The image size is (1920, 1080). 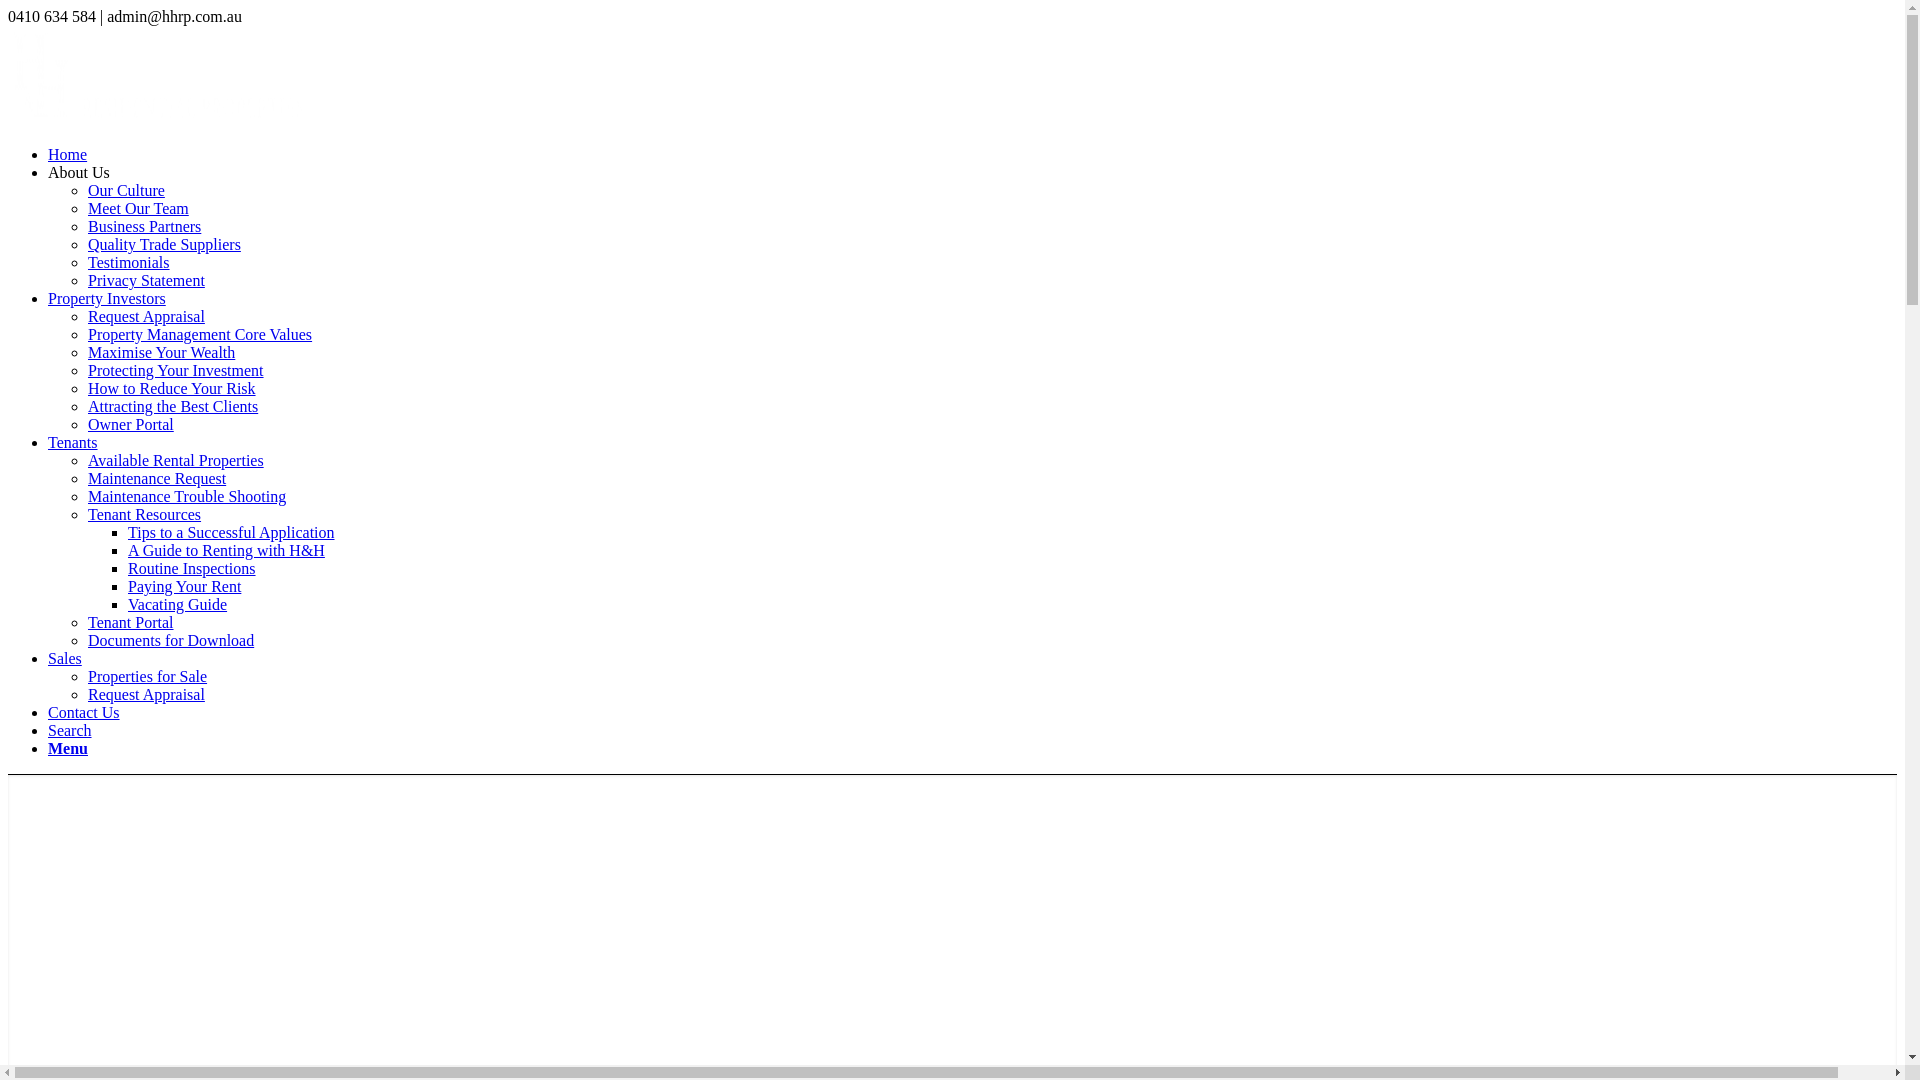 I want to click on 'Contact Us', so click(x=82, y=711).